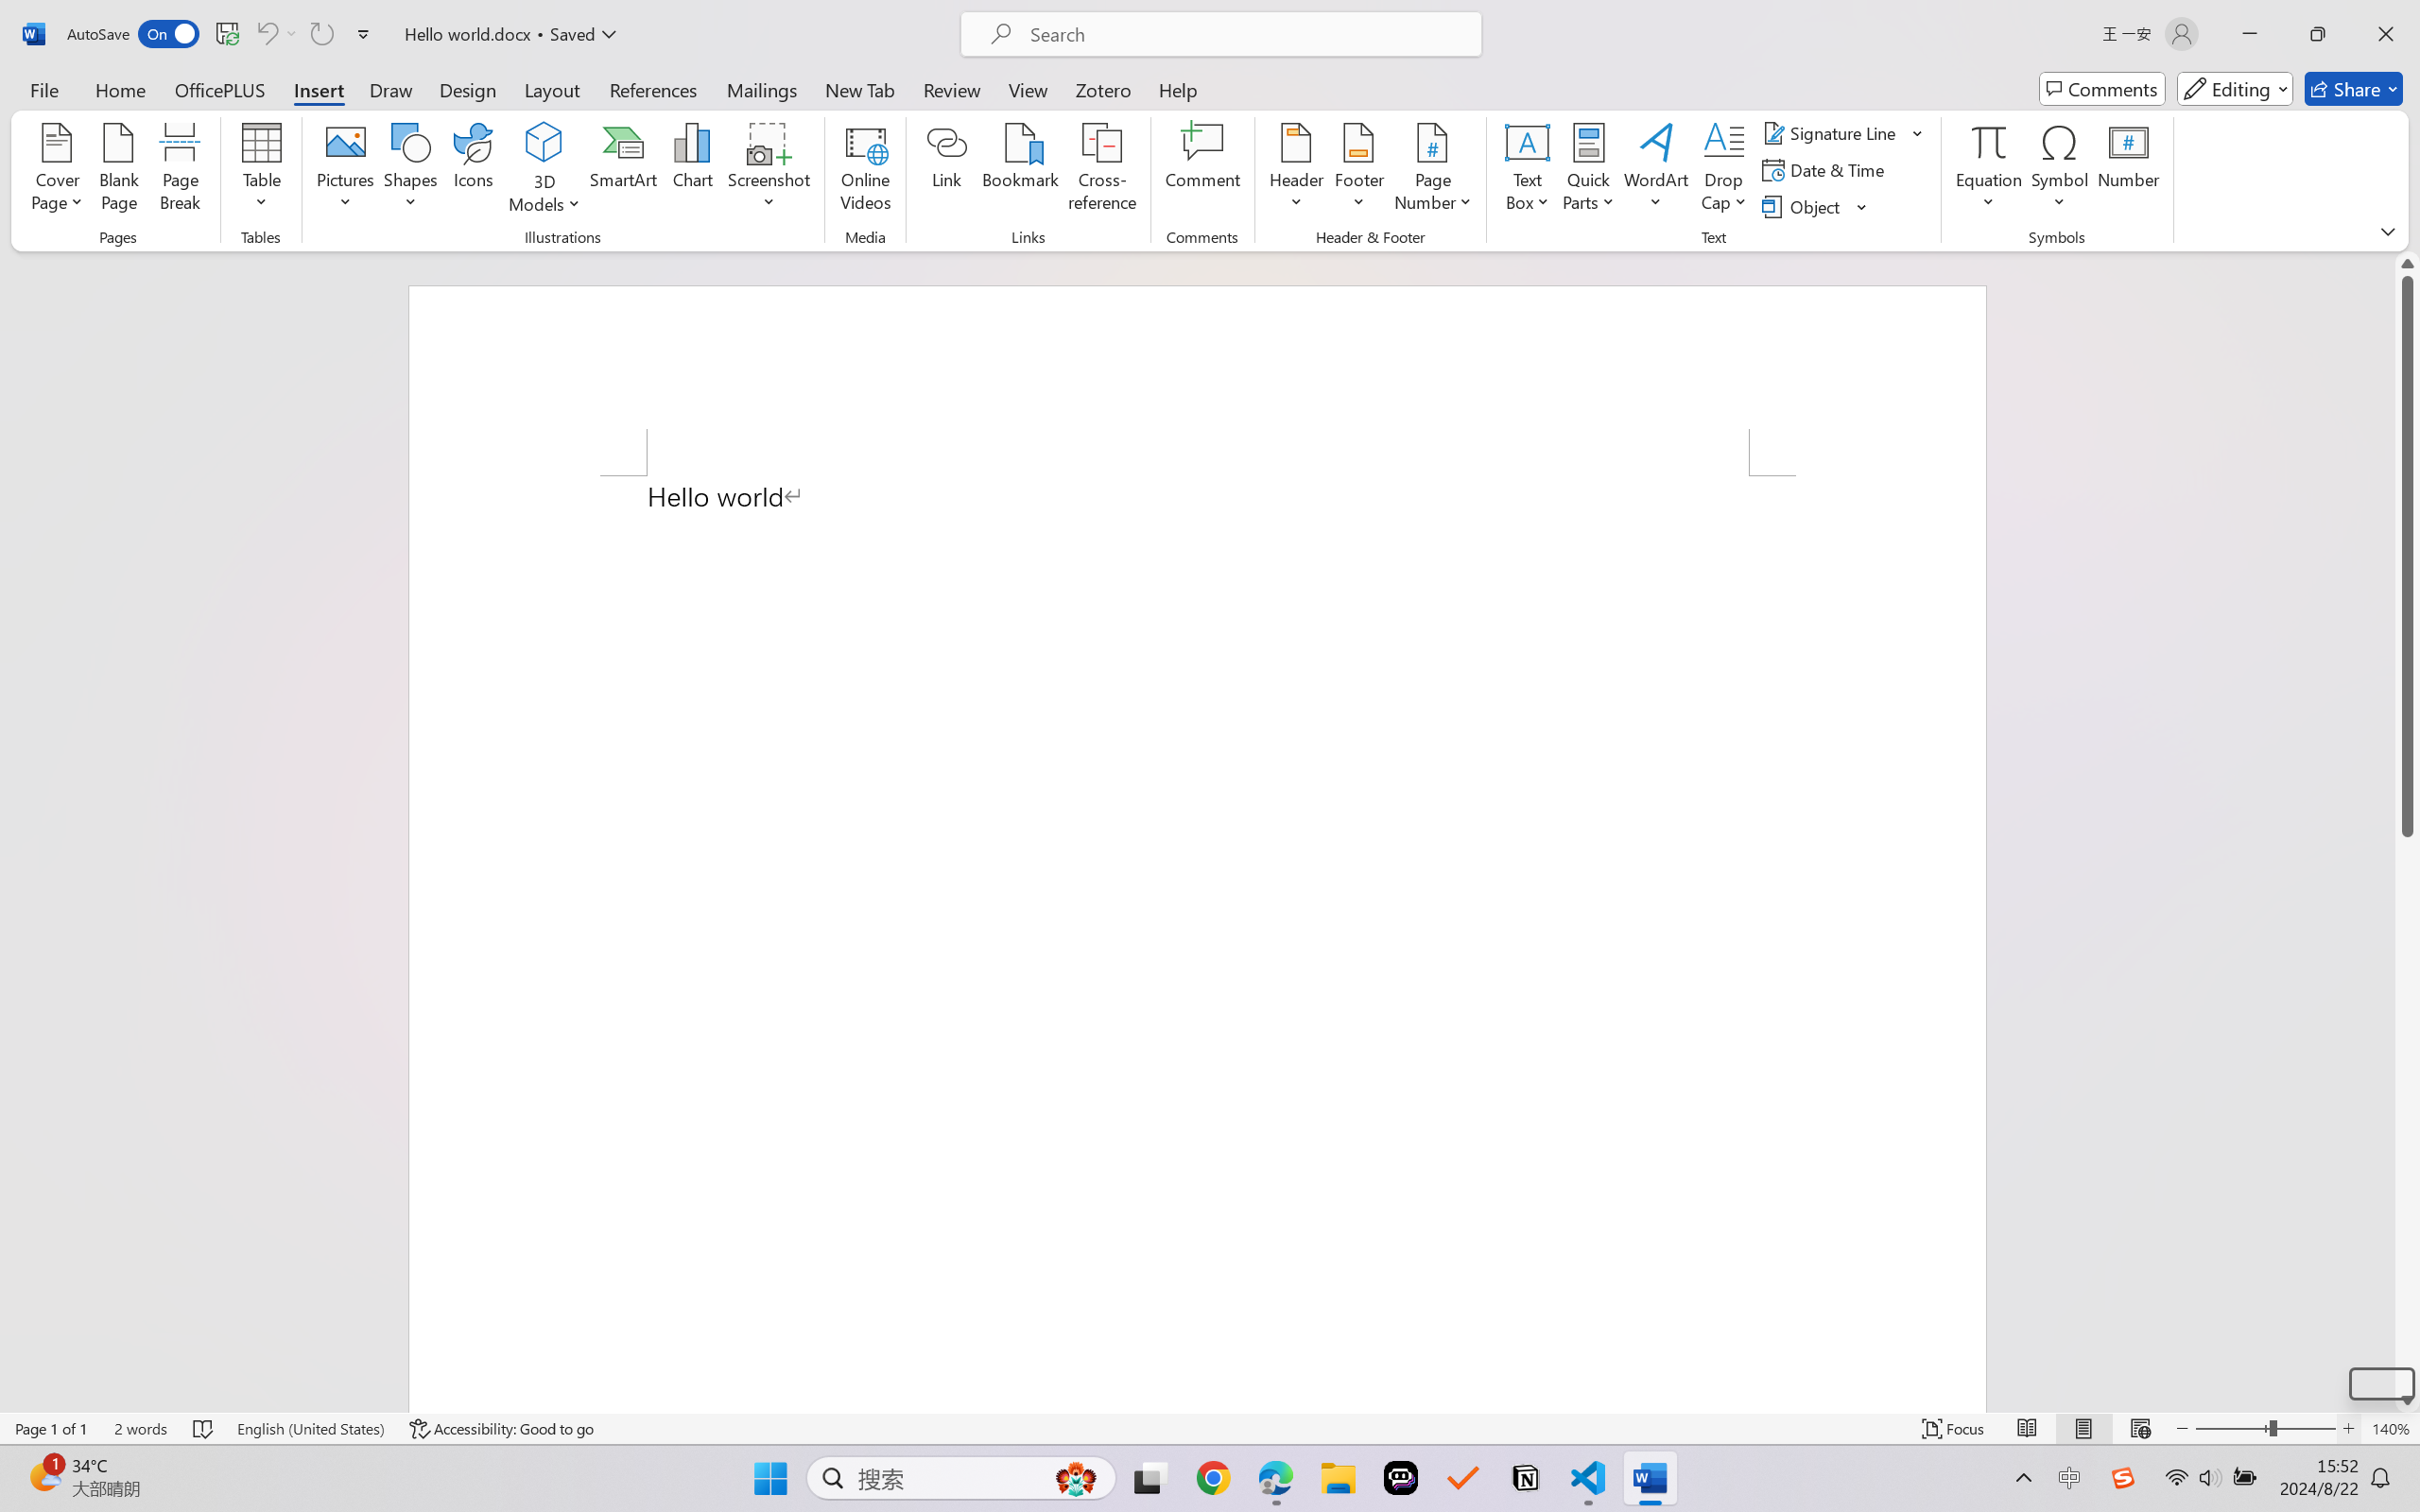 This screenshot has height=1512, width=2420. Describe the element at coordinates (946, 170) in the screenshot. I see `'Link'` at that location.